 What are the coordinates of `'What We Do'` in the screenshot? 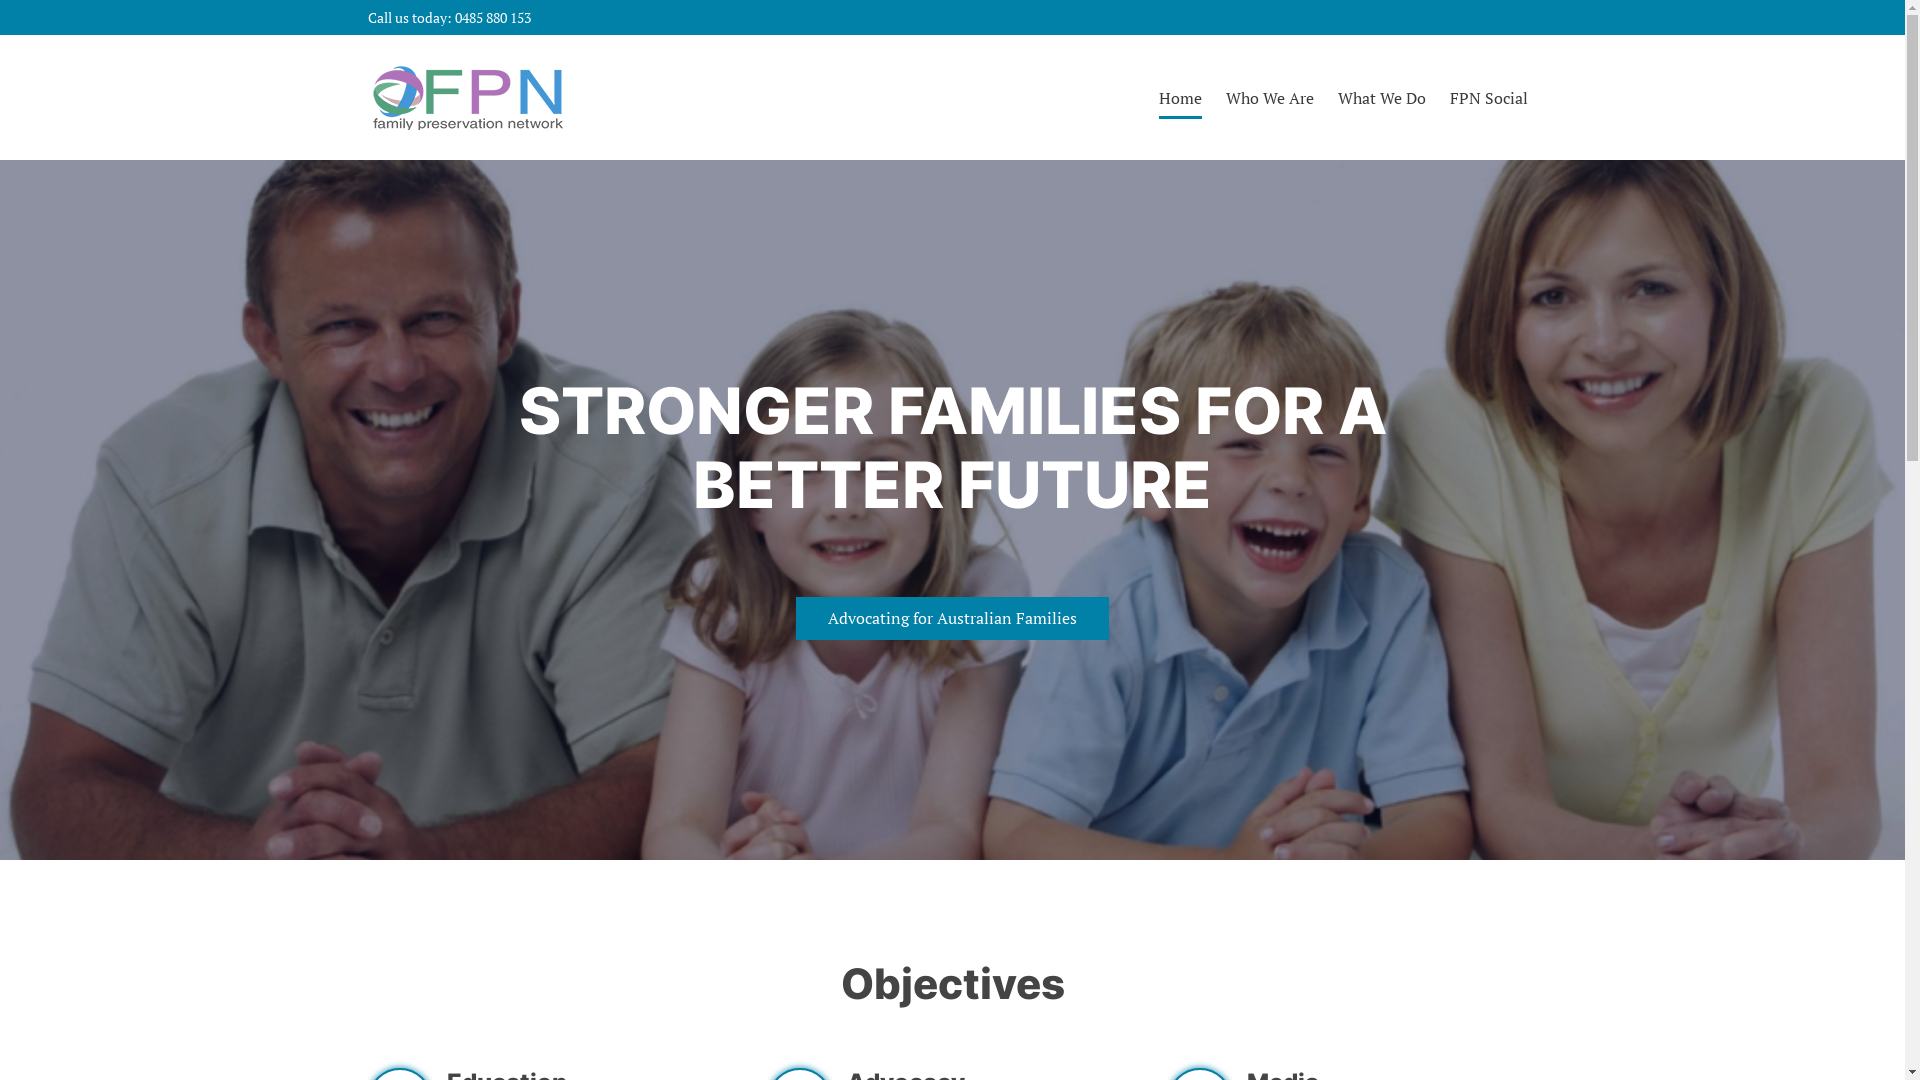 It's located at (1338, 96).